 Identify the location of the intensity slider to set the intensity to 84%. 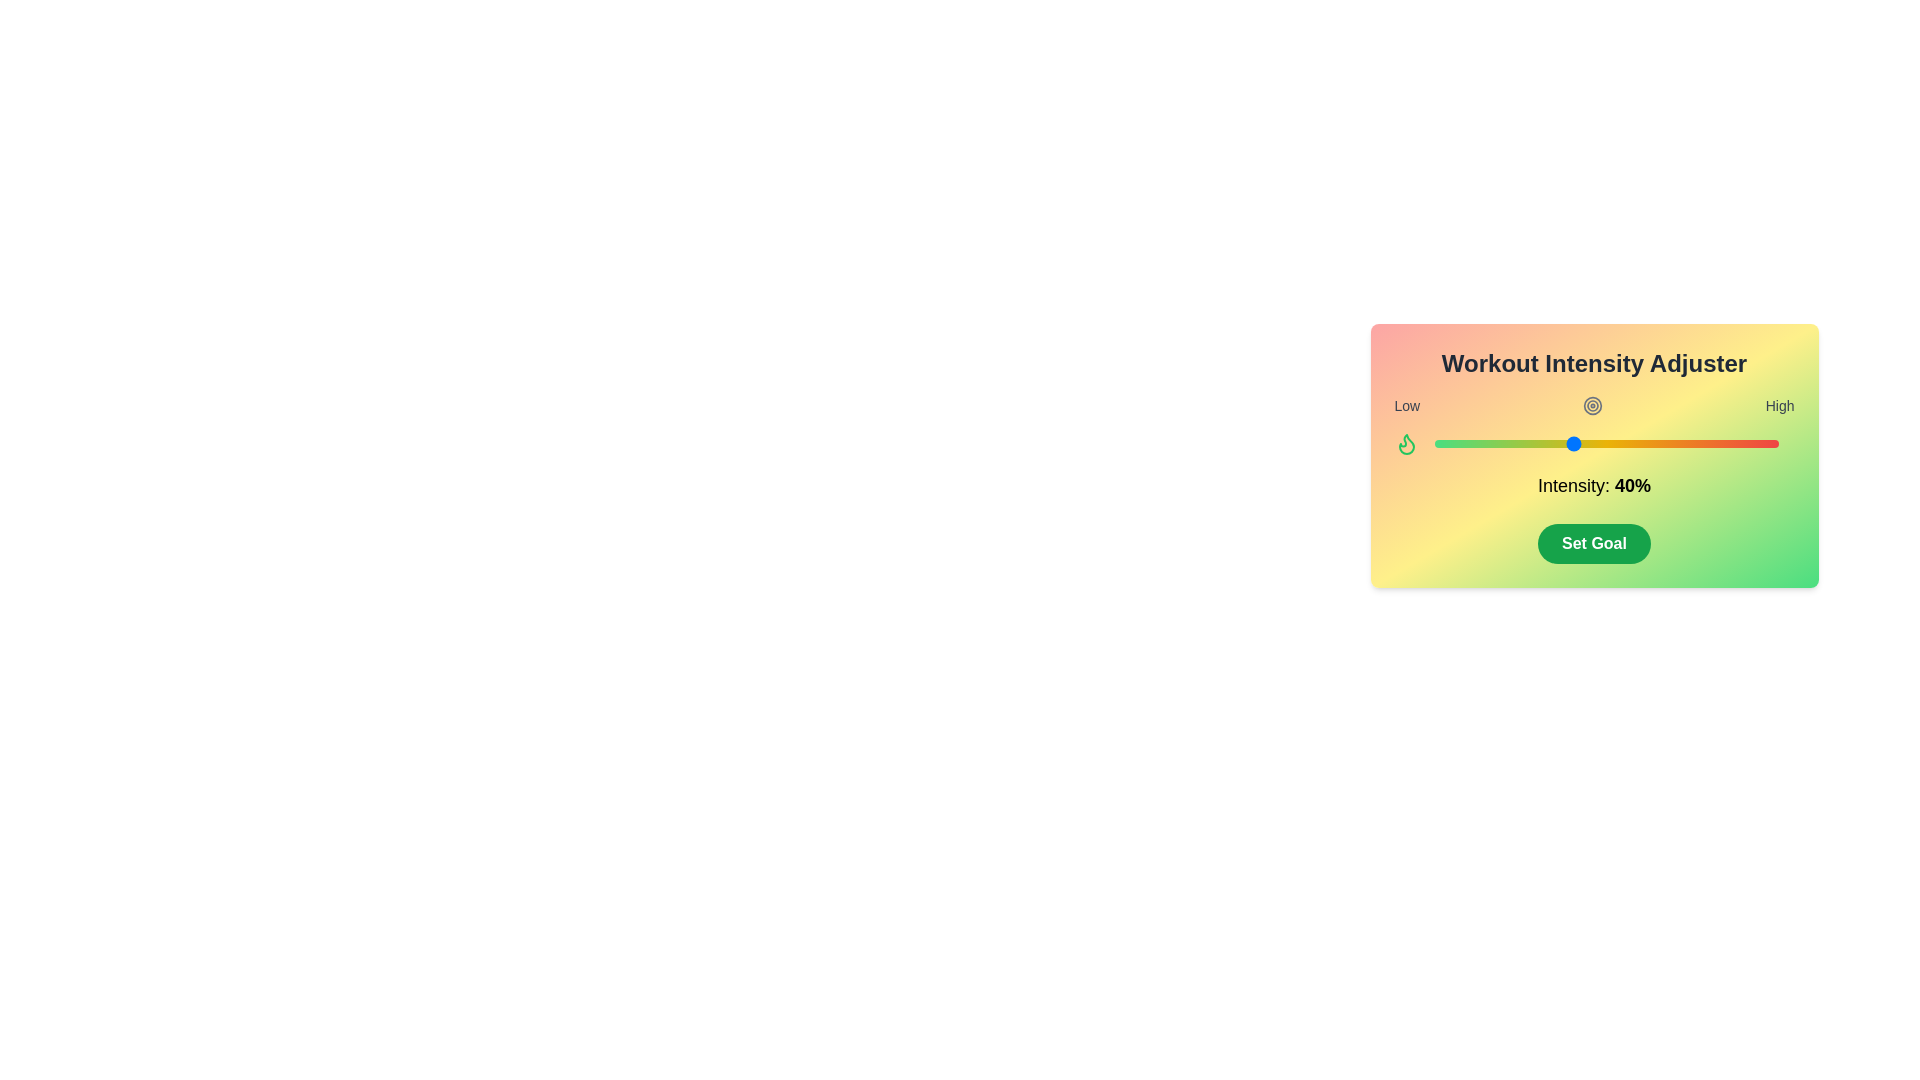
(1722, 442).